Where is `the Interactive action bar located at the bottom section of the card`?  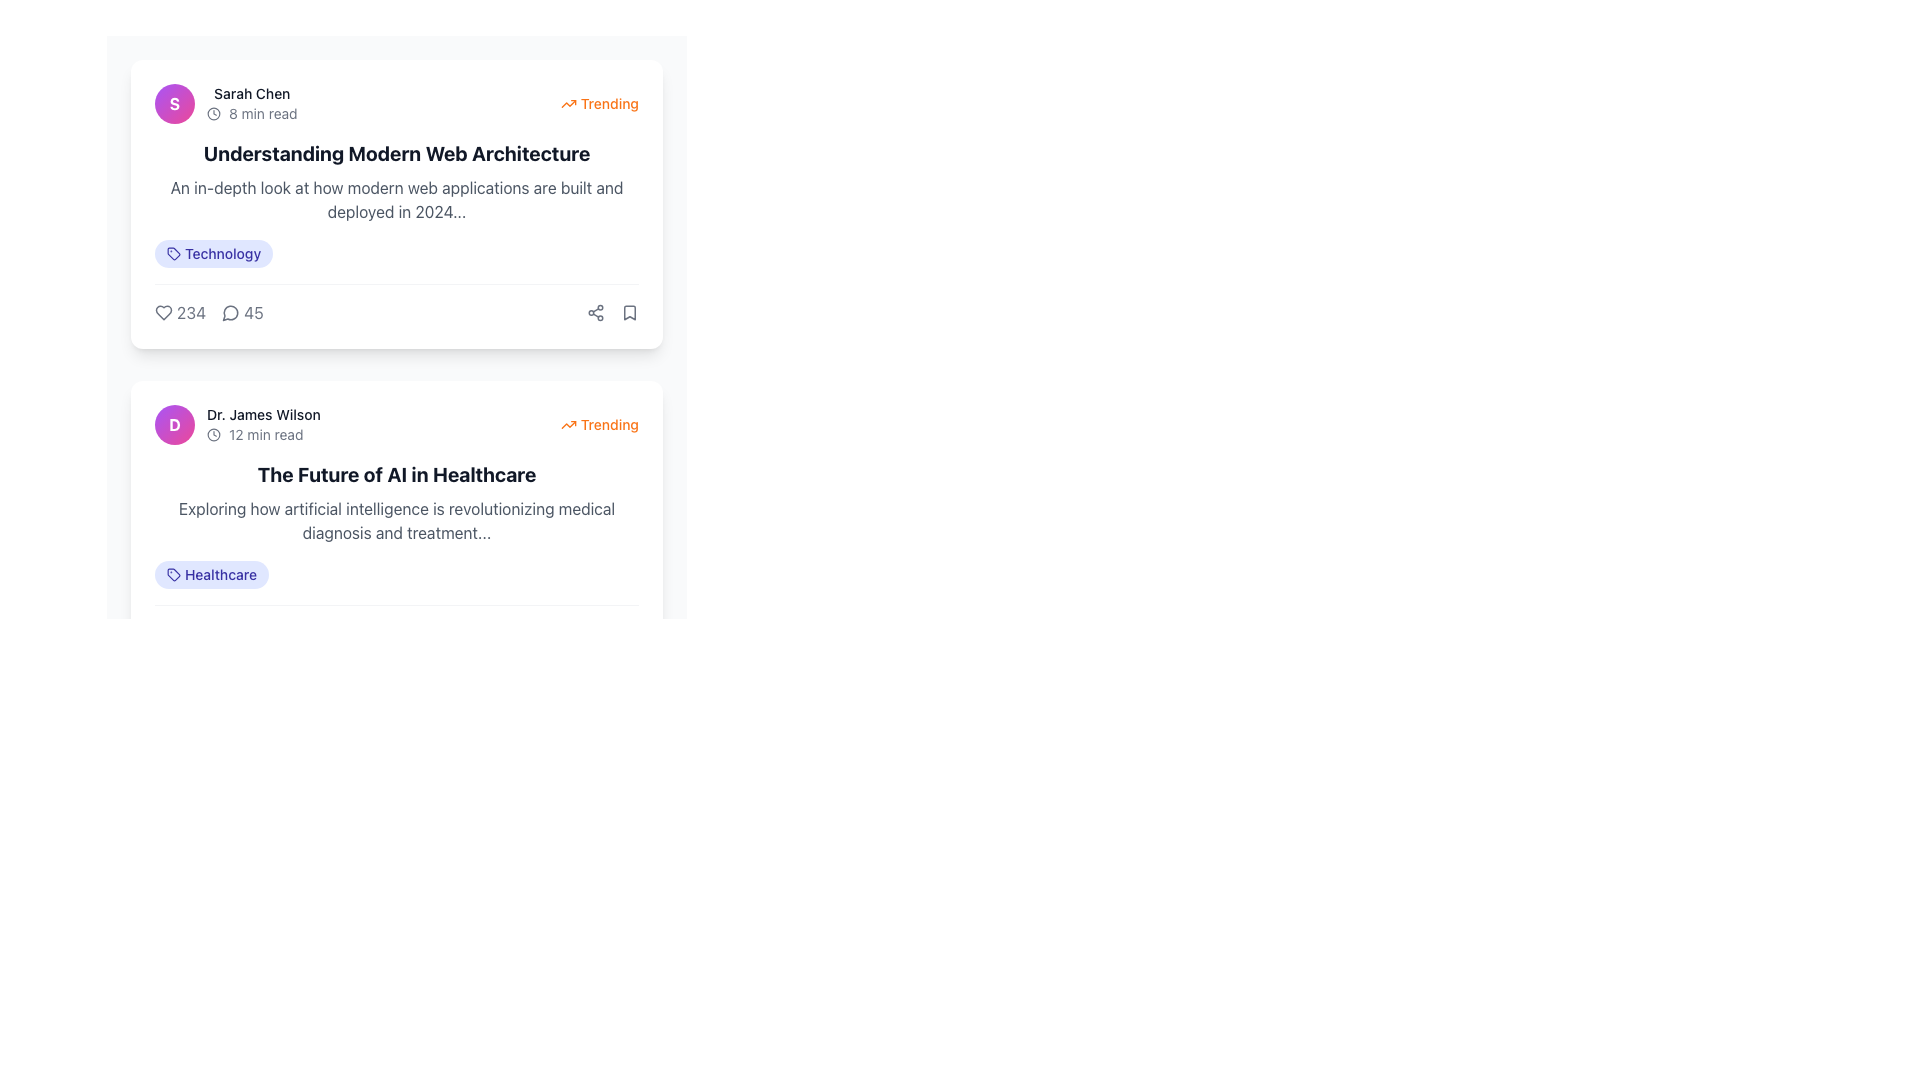 the Interactive action bar located at the bottom section of the card is located at coordinates (397, 304).